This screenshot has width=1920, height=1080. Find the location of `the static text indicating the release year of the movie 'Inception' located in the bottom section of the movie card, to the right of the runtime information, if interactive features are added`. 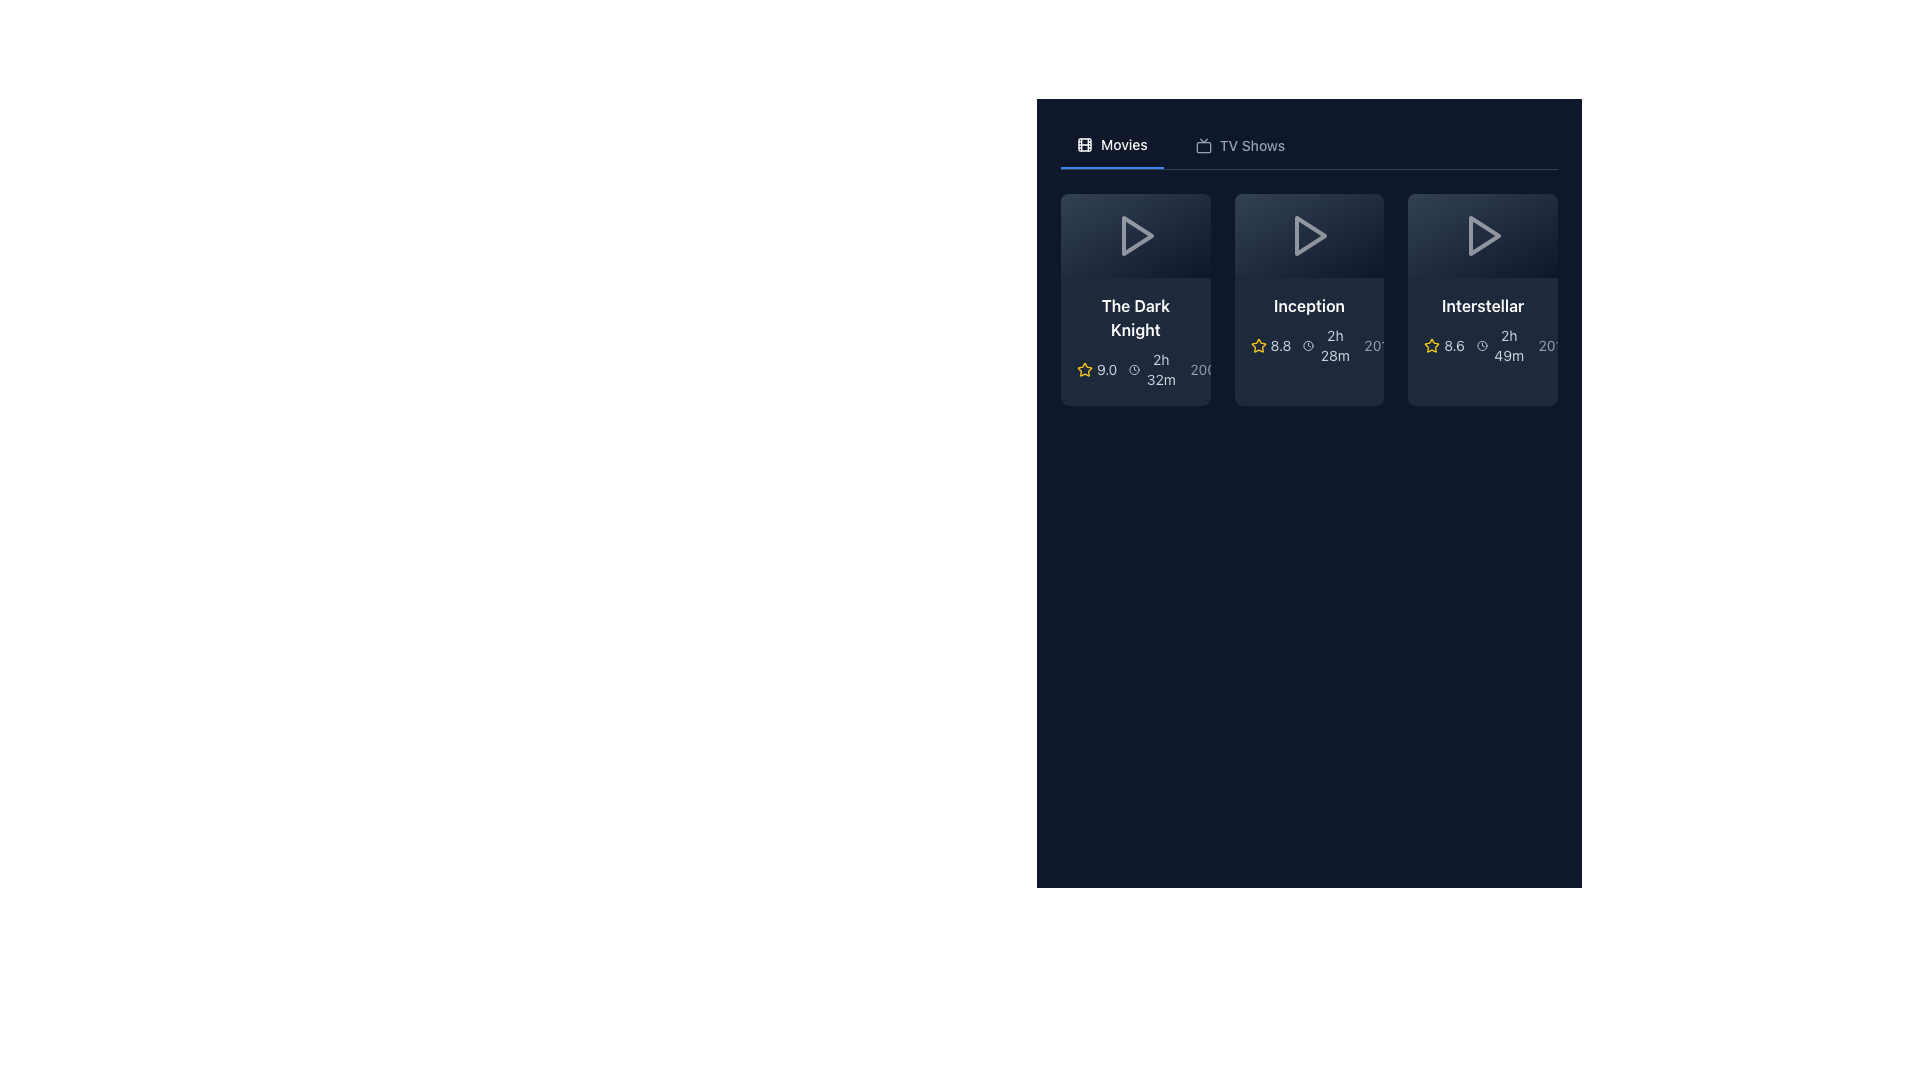

the static text indicating the release year of the movie 'Inception' located in the bottom section of the movie card, to the right of the runtime information, if interactive features are added is located at coordinates (1379, 345).